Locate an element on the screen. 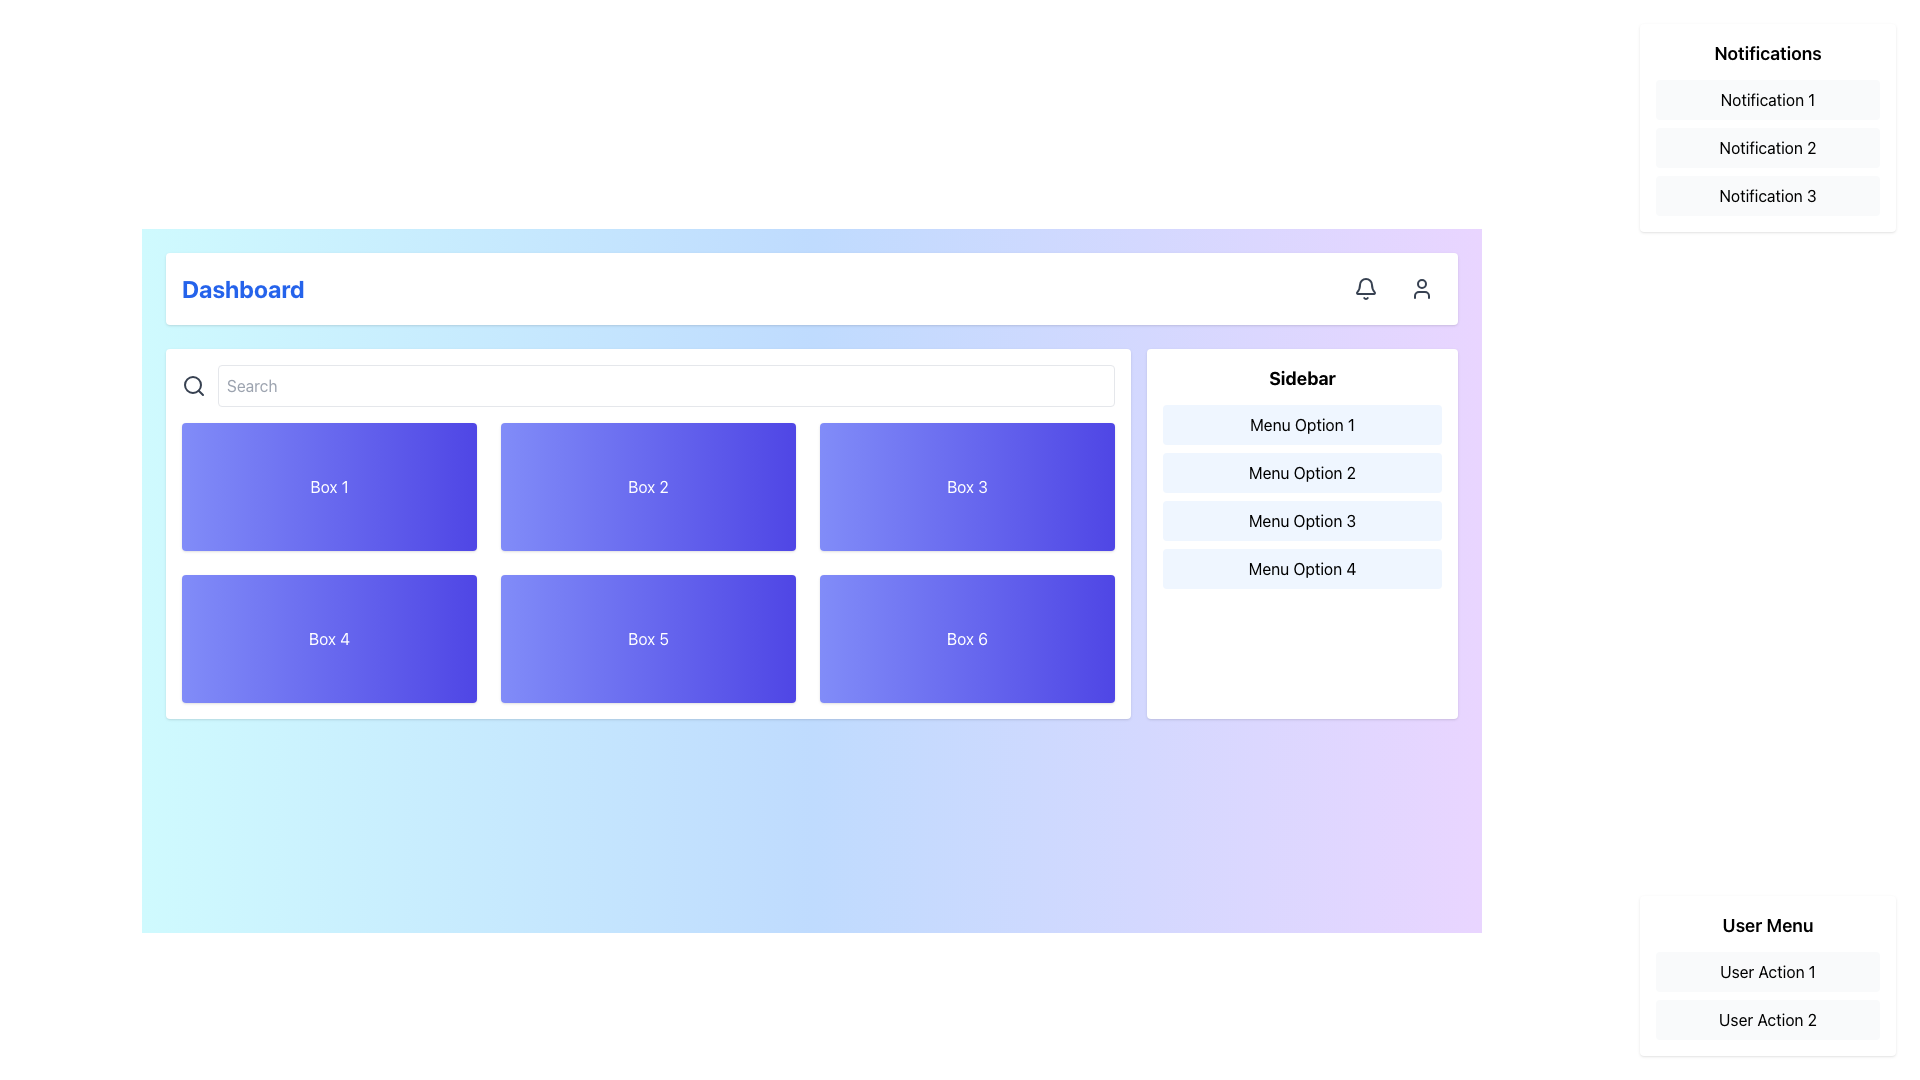  the vertical menu group located within the 'Sidebar' section is located at coordinates (1302, 496).